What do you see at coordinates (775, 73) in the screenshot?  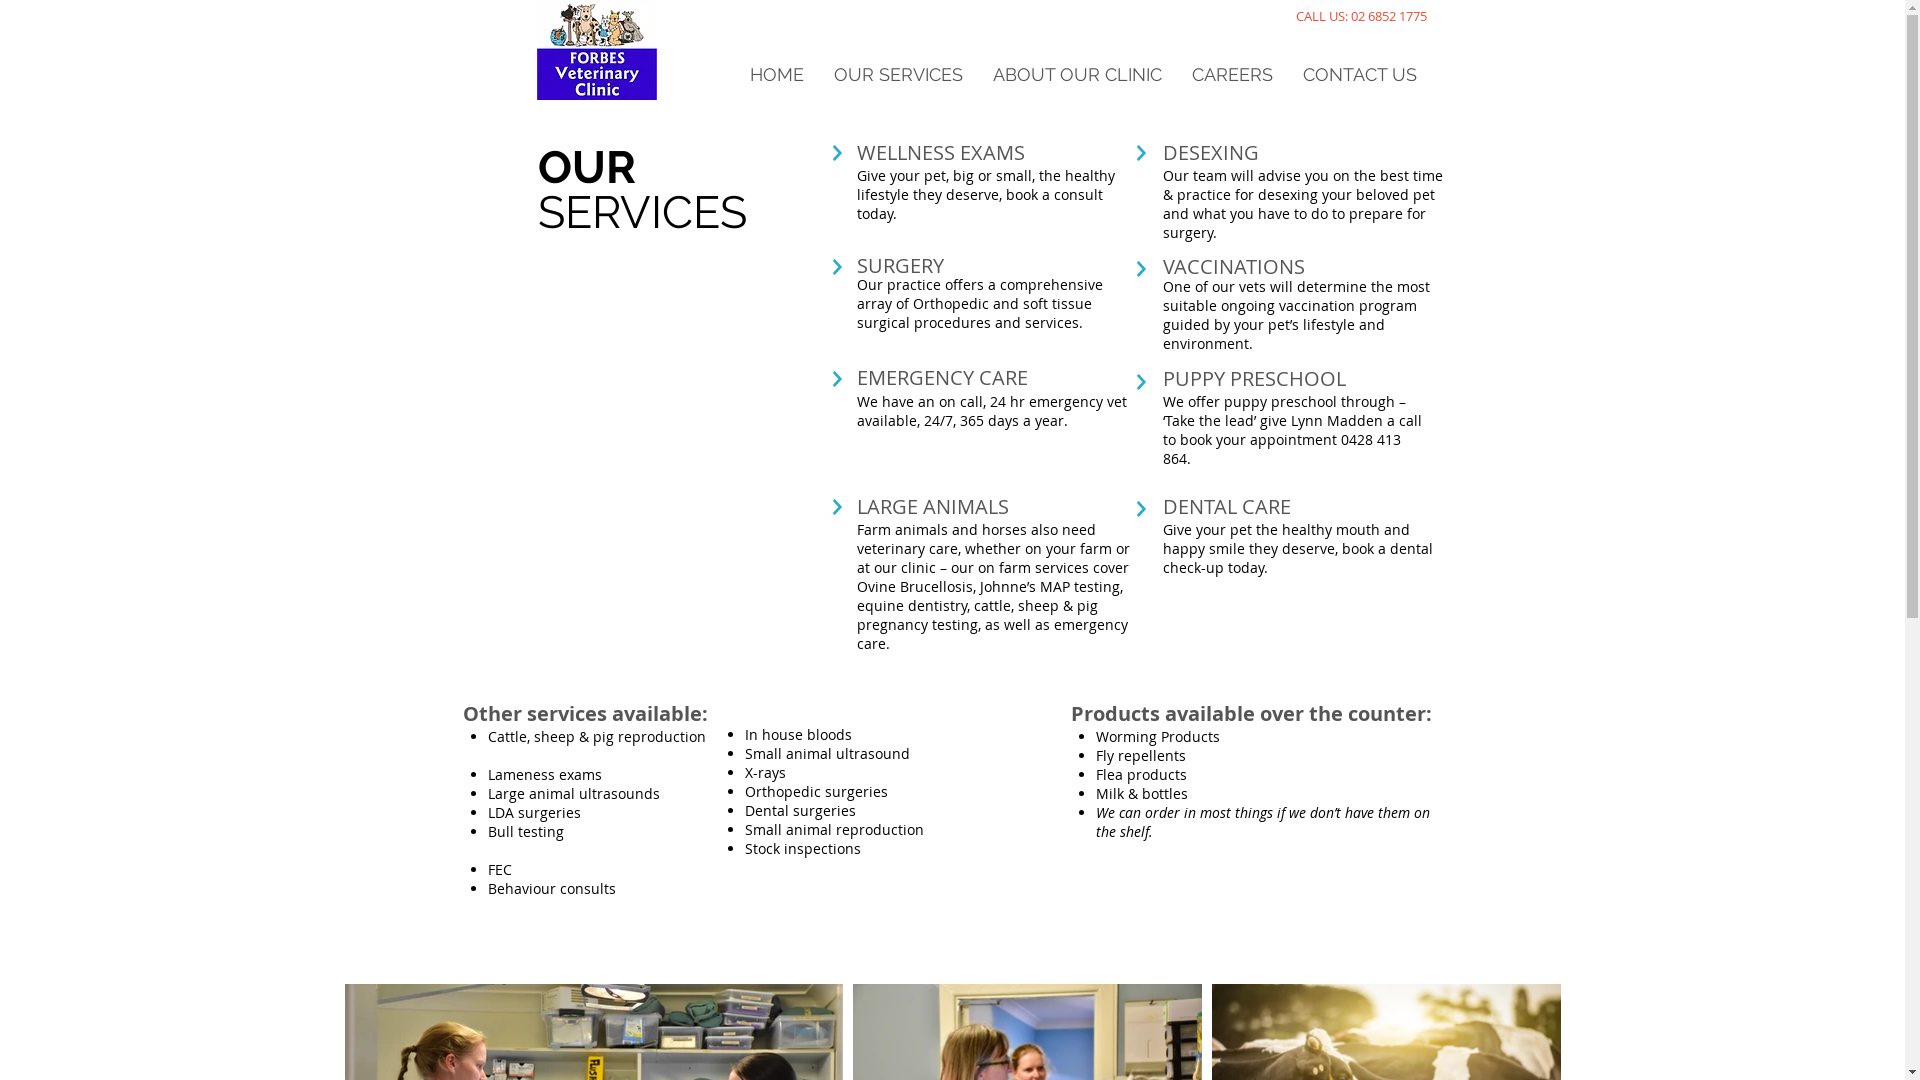 I see `'HOME'` at bounding box center [775, 73].